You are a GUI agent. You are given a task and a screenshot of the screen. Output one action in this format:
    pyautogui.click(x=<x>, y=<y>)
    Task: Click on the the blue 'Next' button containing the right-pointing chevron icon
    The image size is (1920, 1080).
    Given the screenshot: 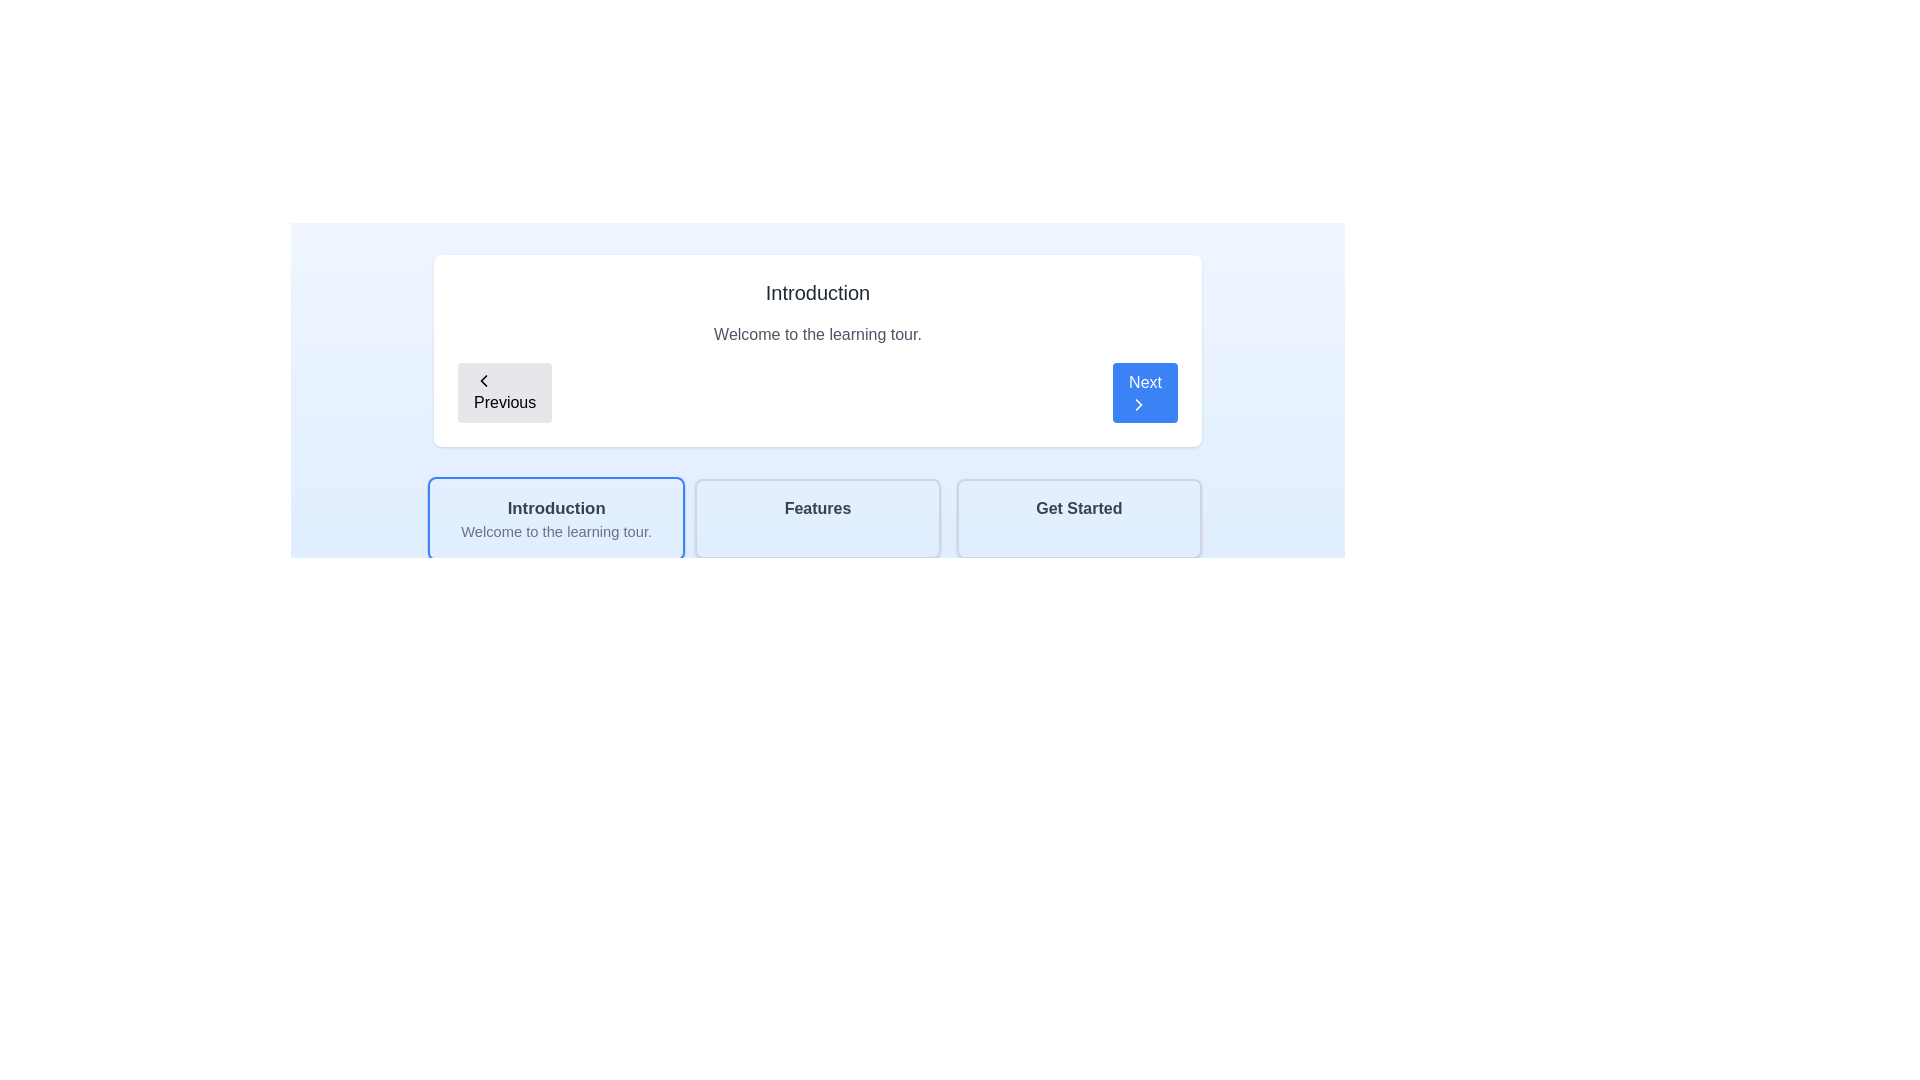 What is the action you would take?
    pyautogui.click(x=1139, y=405)
    